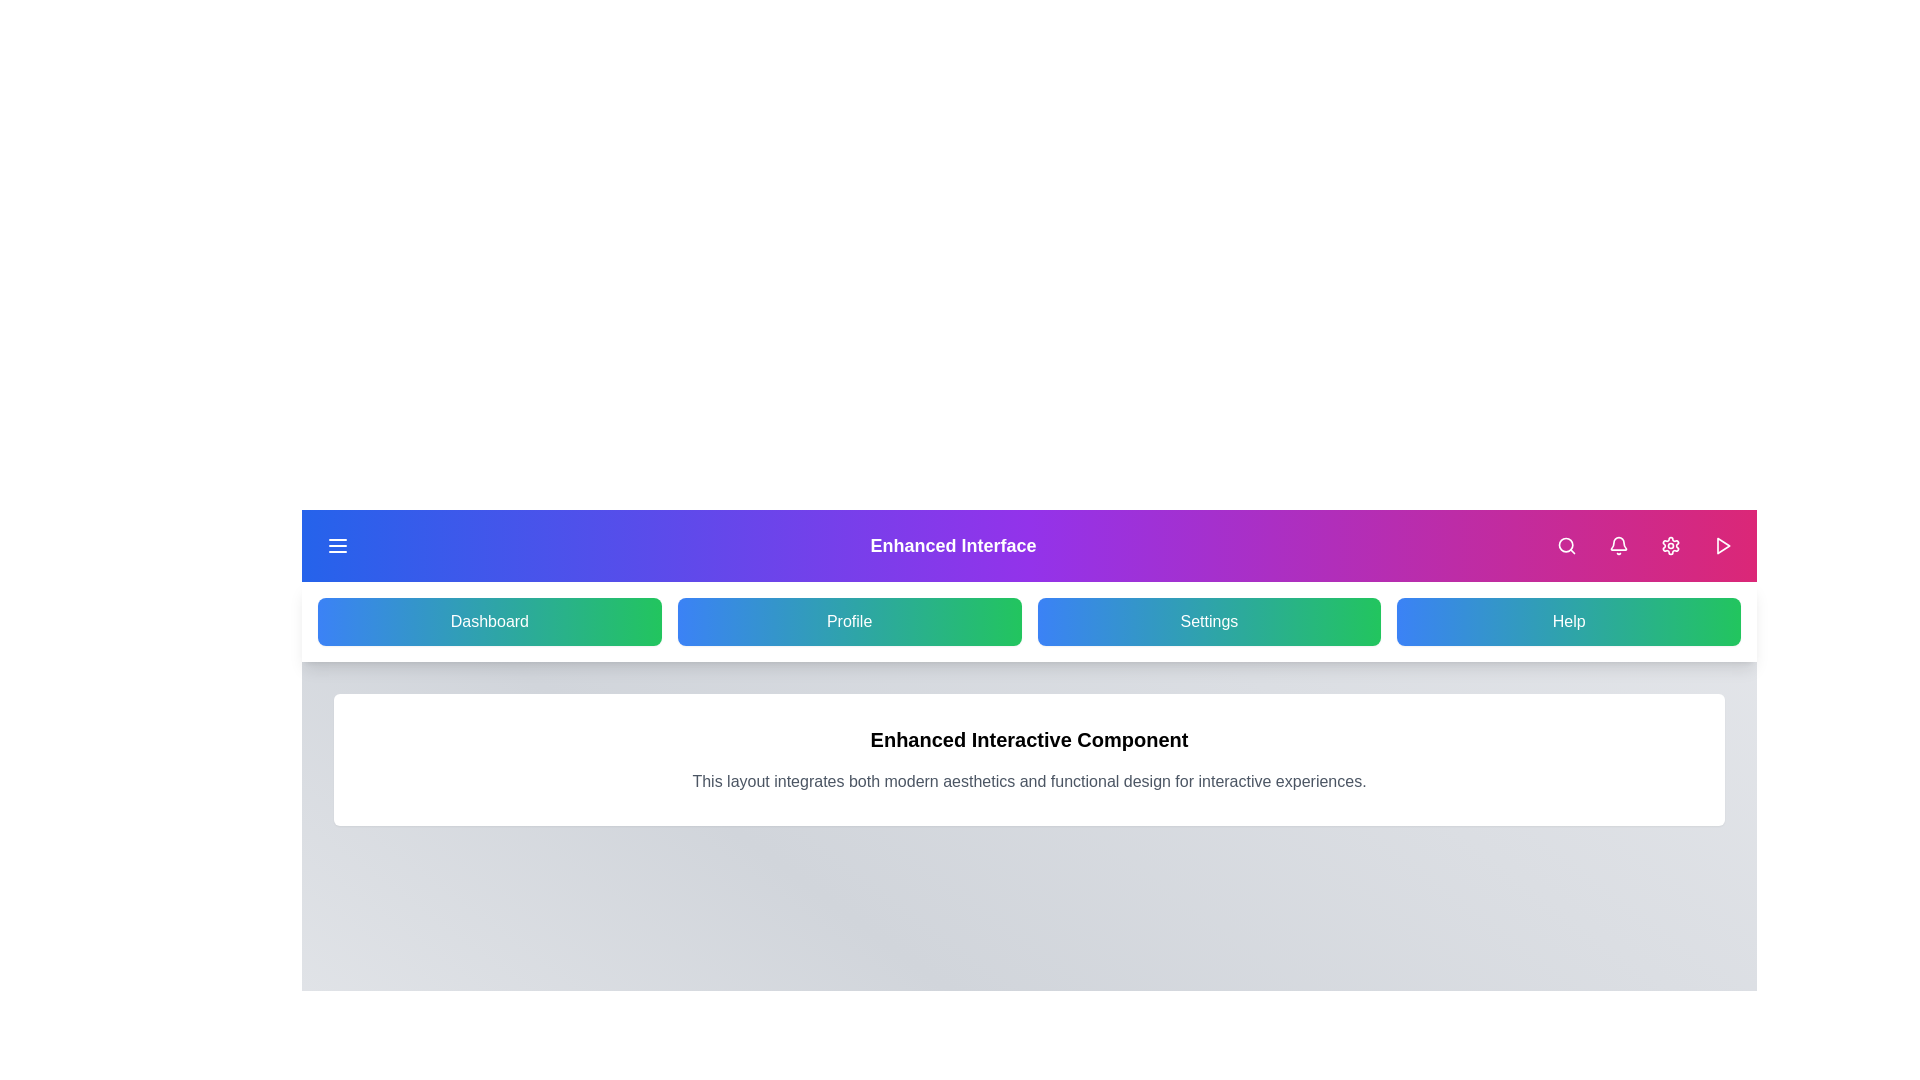  Describe the element at coordinates (849, 620) in the screenshot. I see `the 'Profile' navigation button` at that location.